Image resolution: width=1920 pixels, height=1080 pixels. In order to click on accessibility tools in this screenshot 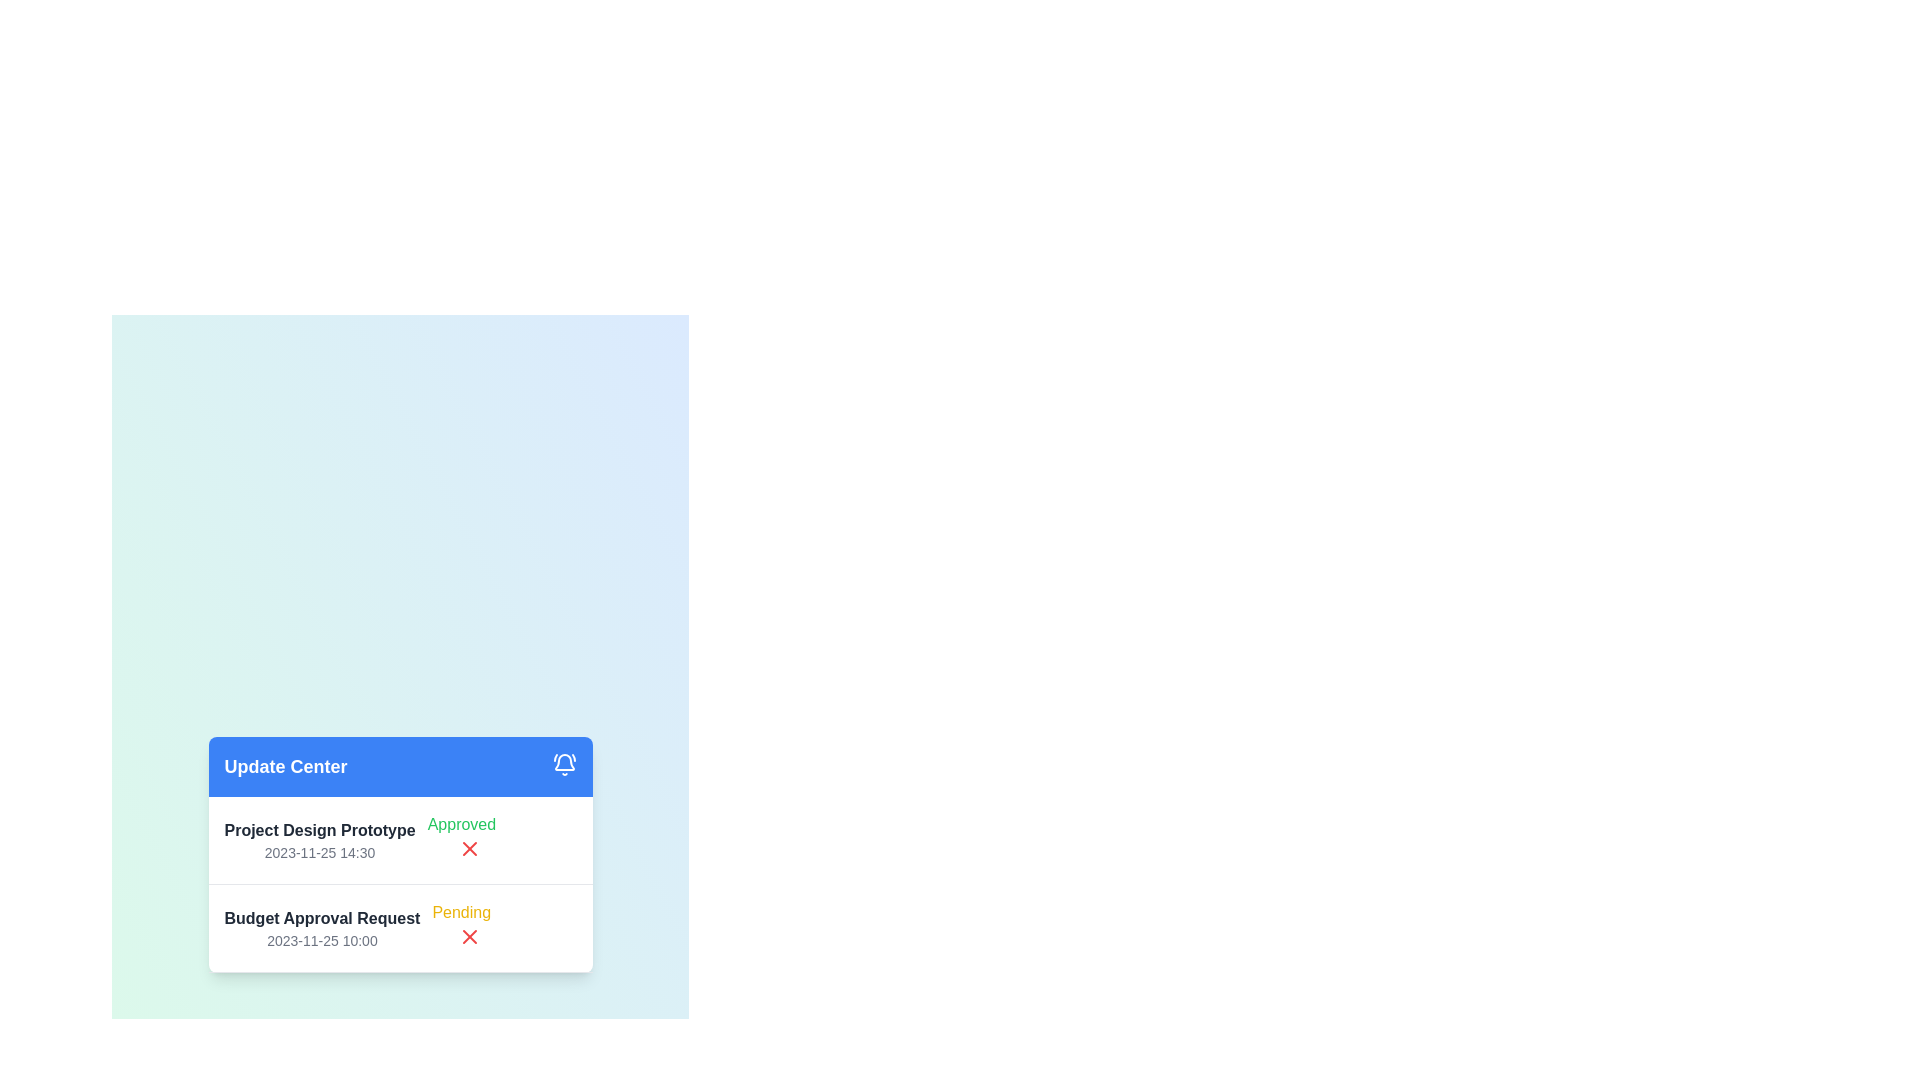, I will do `click(320, 840)`.